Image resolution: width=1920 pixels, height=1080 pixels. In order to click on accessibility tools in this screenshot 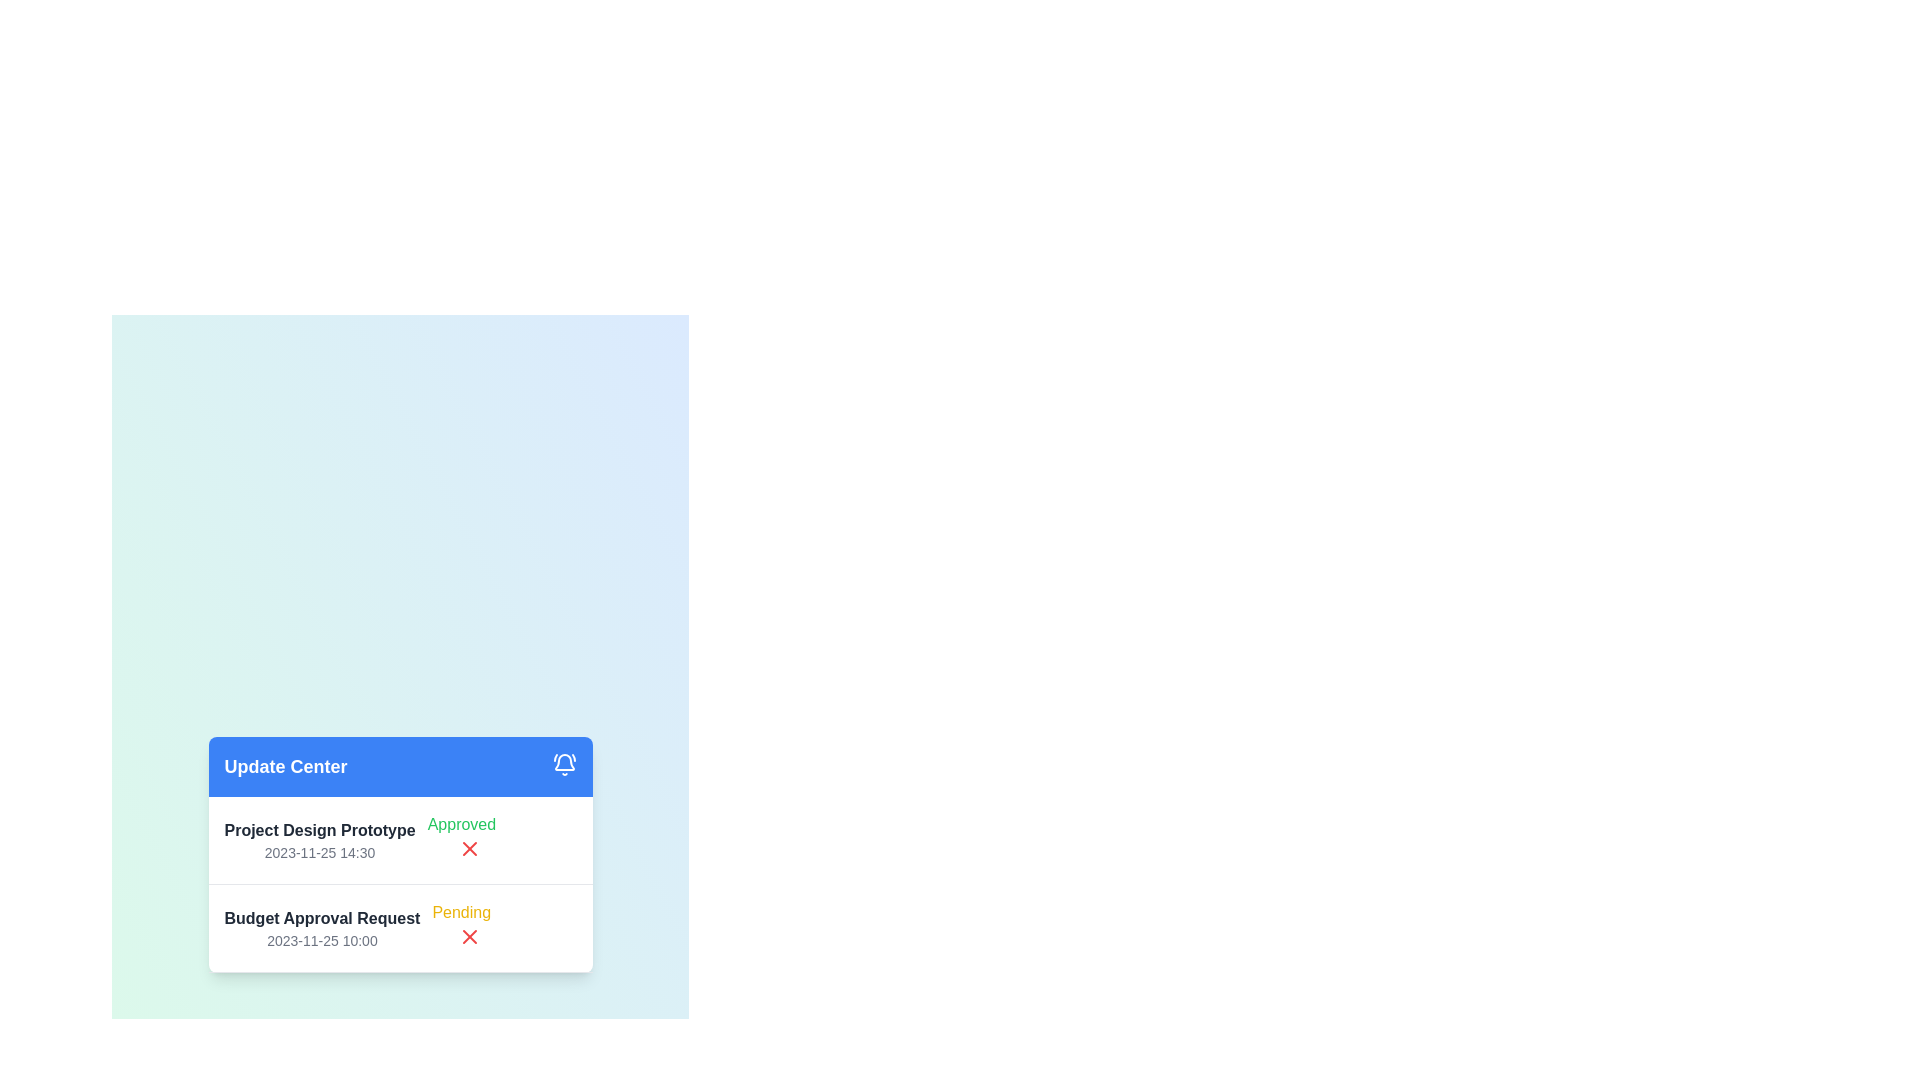, I will do `click(320, 840)`.